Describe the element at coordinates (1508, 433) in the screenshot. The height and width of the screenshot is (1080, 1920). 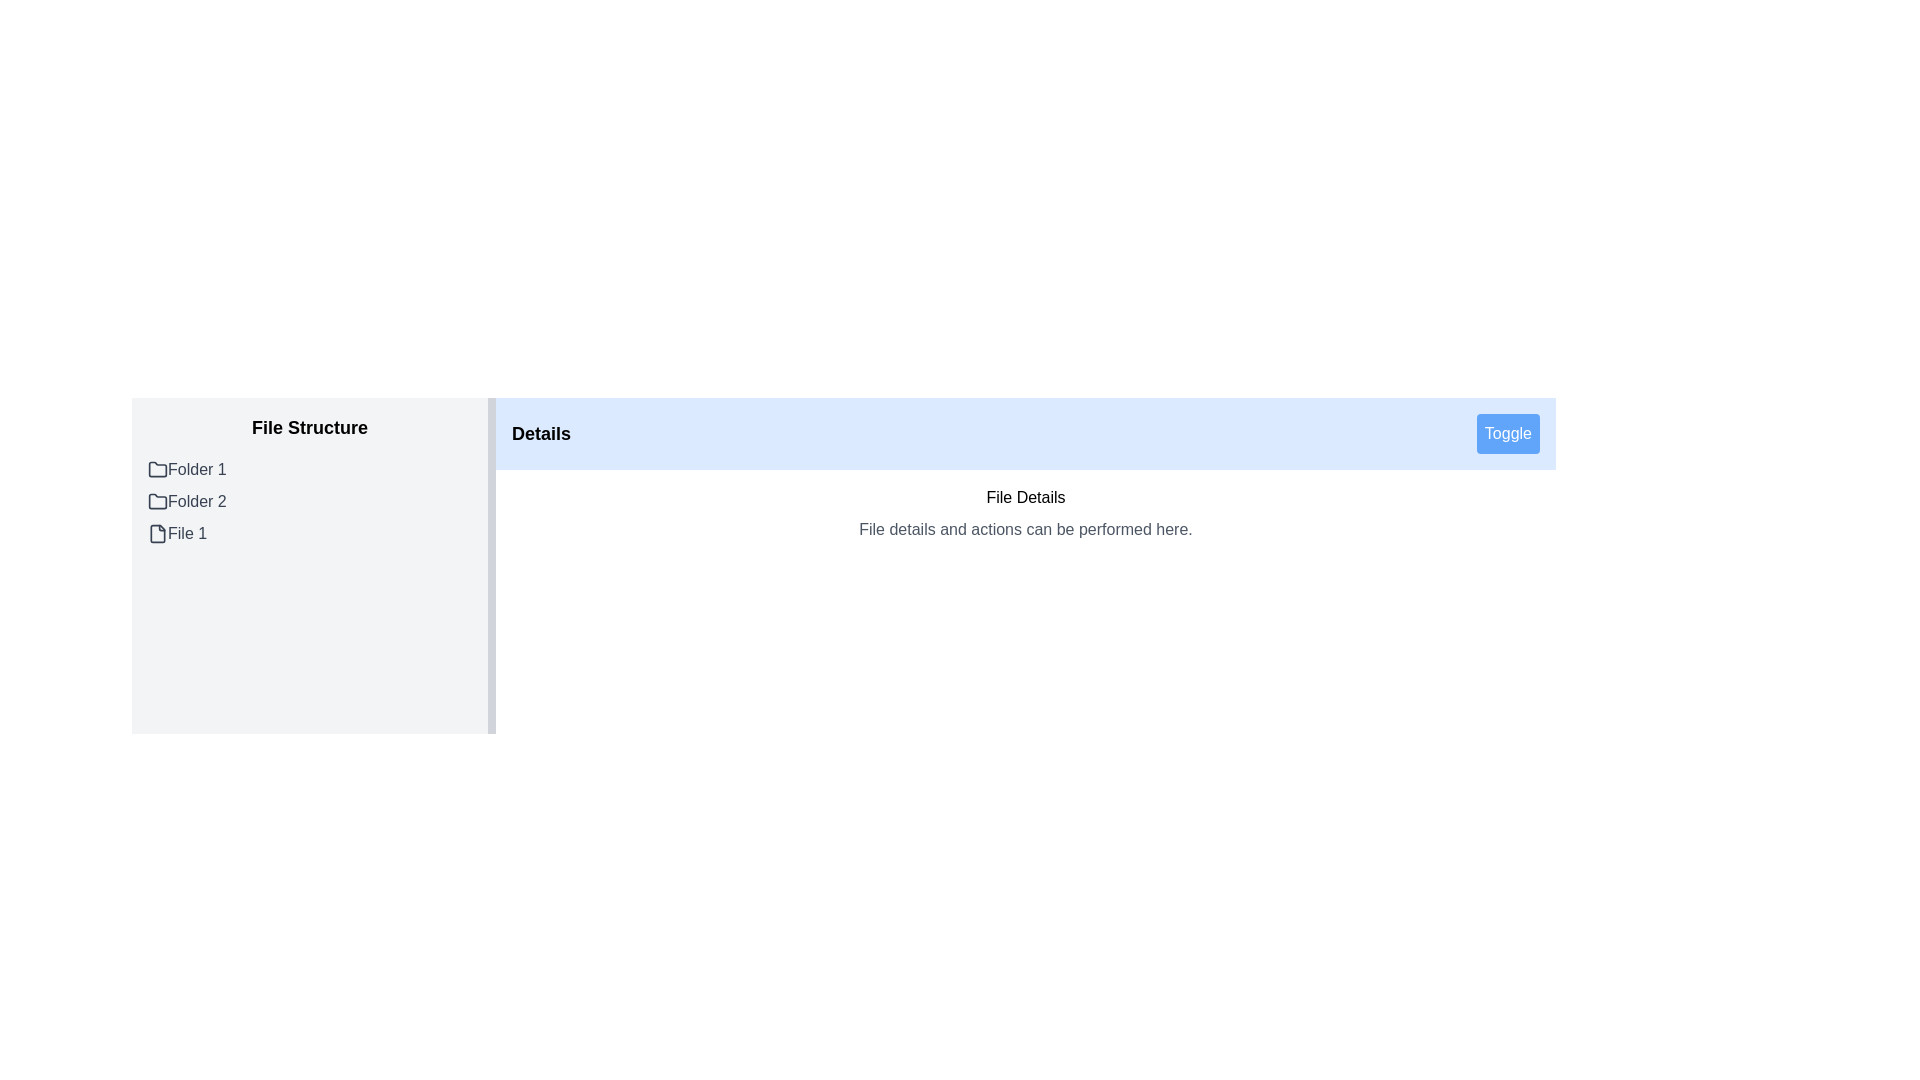
I see `the 'Toggle' button with a blue background and white text located on the far right of the 'Details' bar` at that location.